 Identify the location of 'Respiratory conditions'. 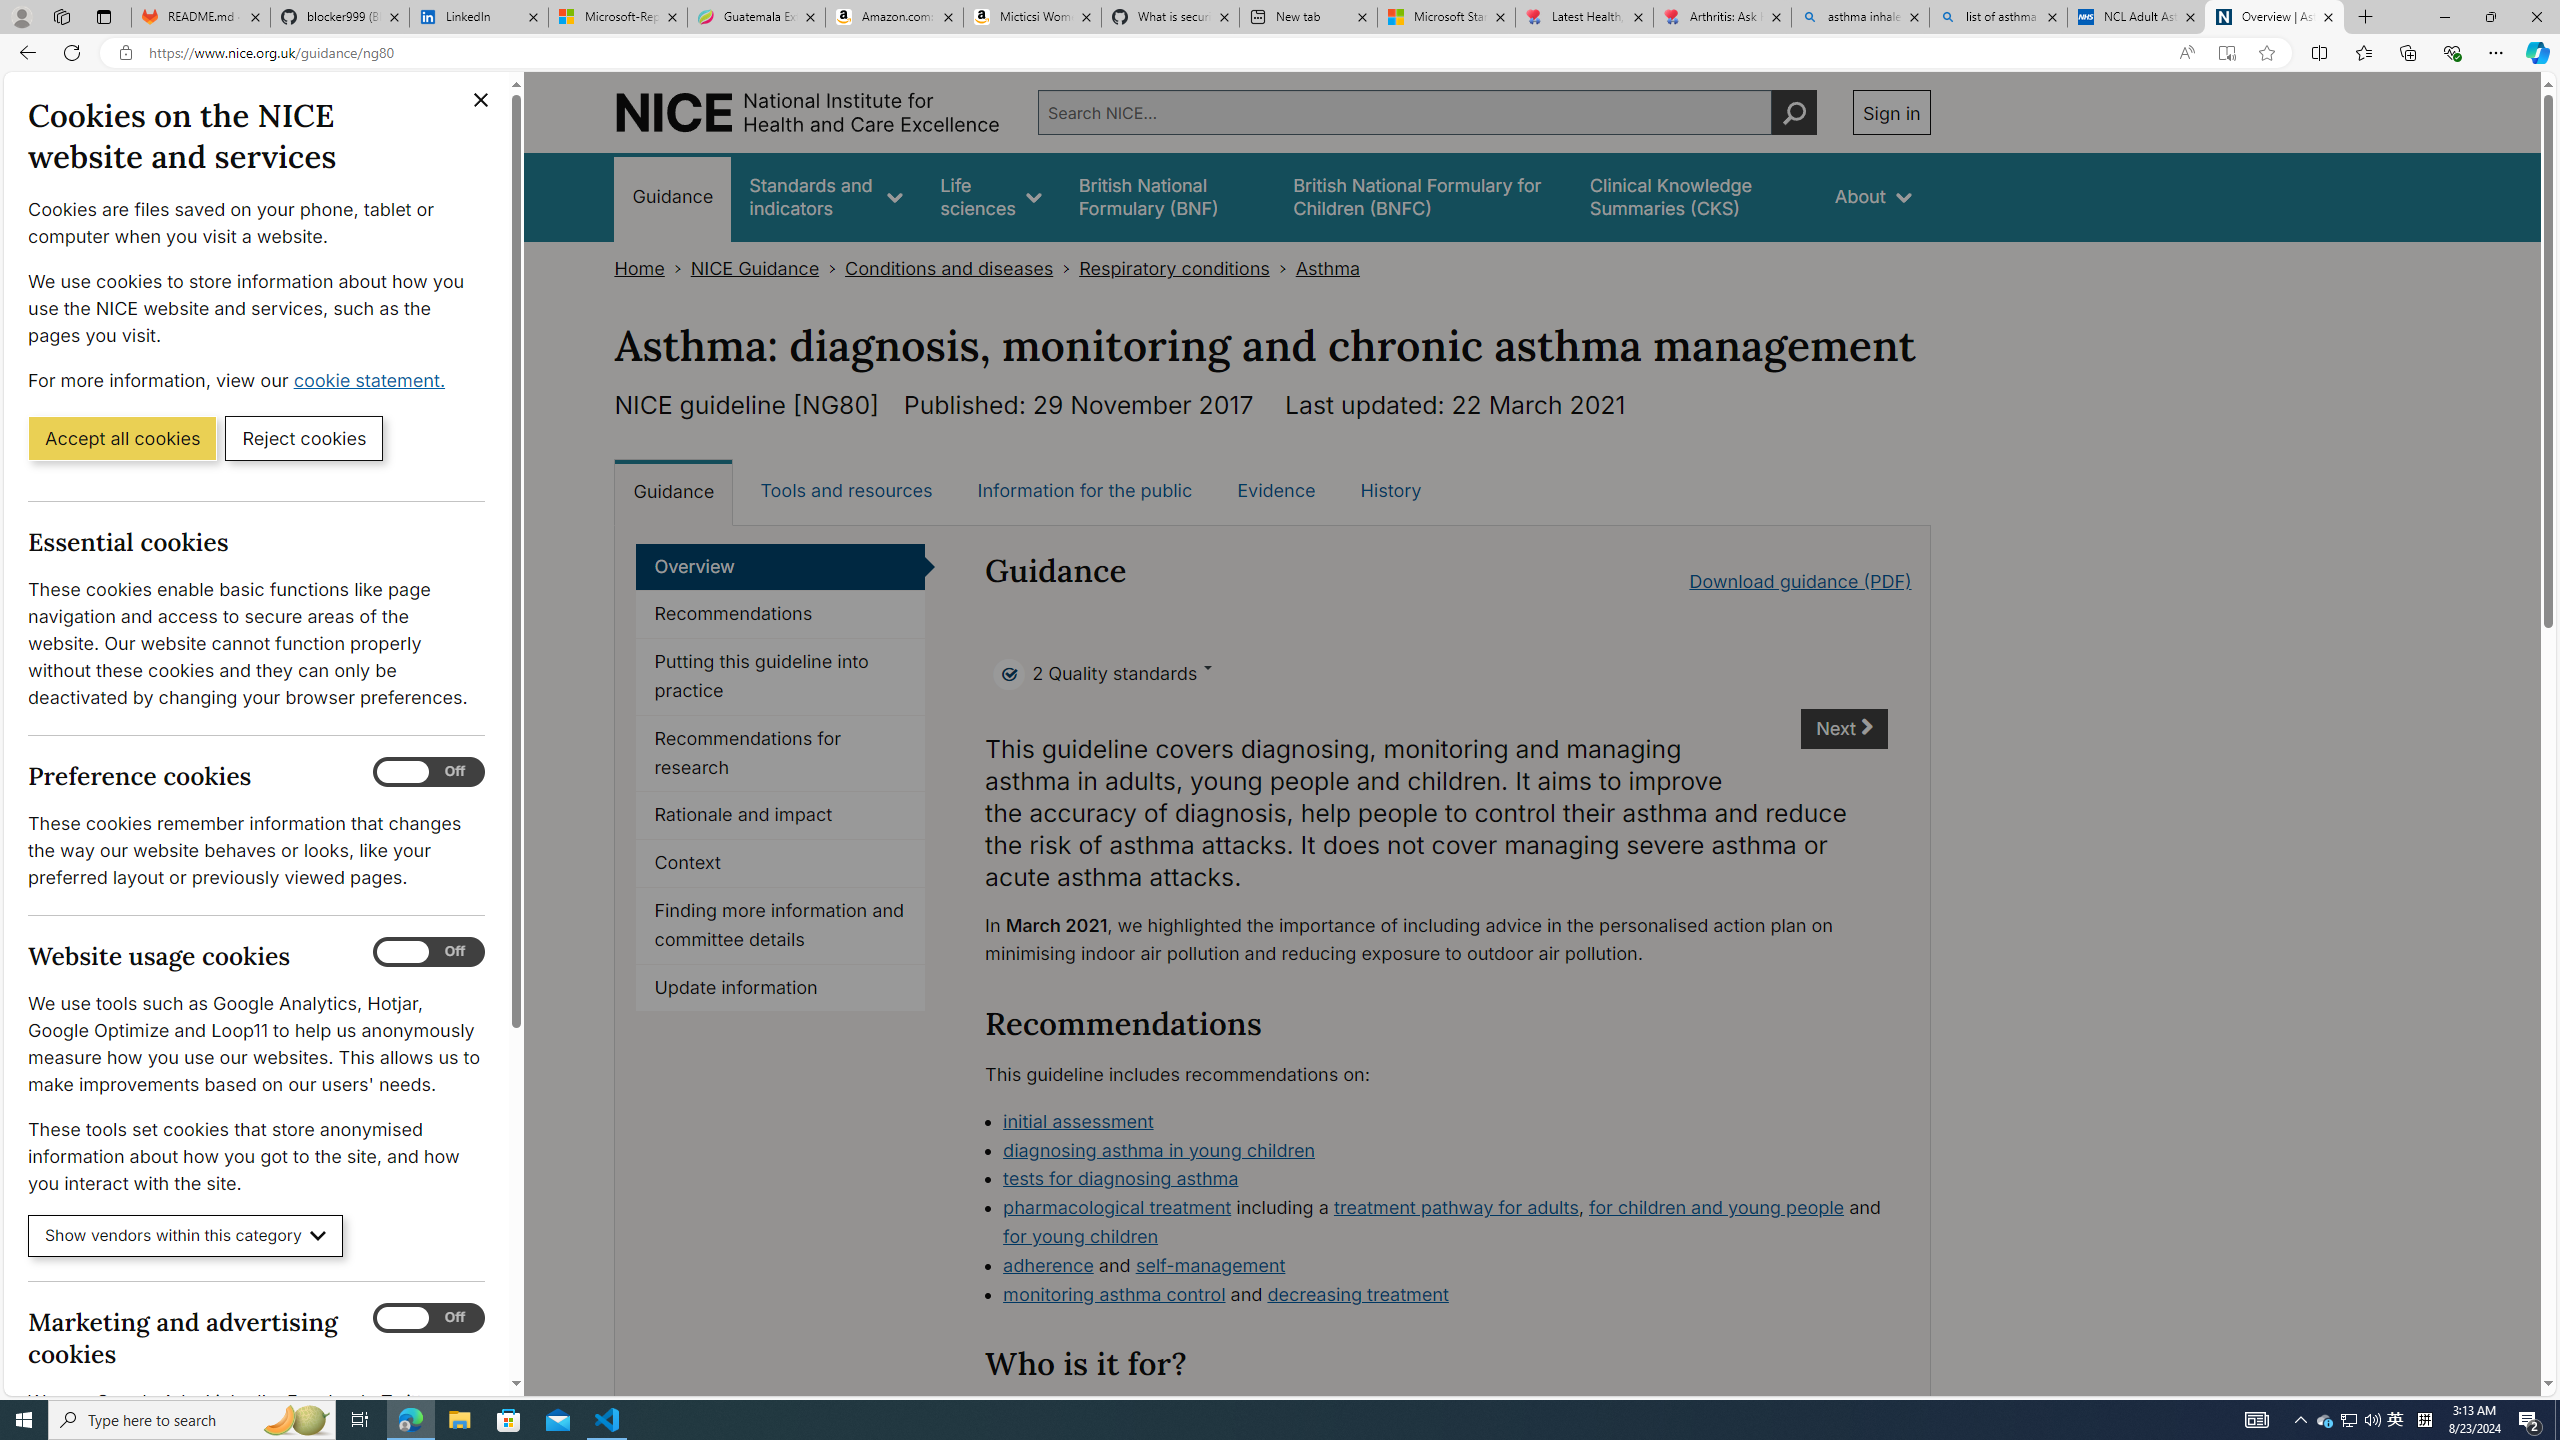
(1173, 268).